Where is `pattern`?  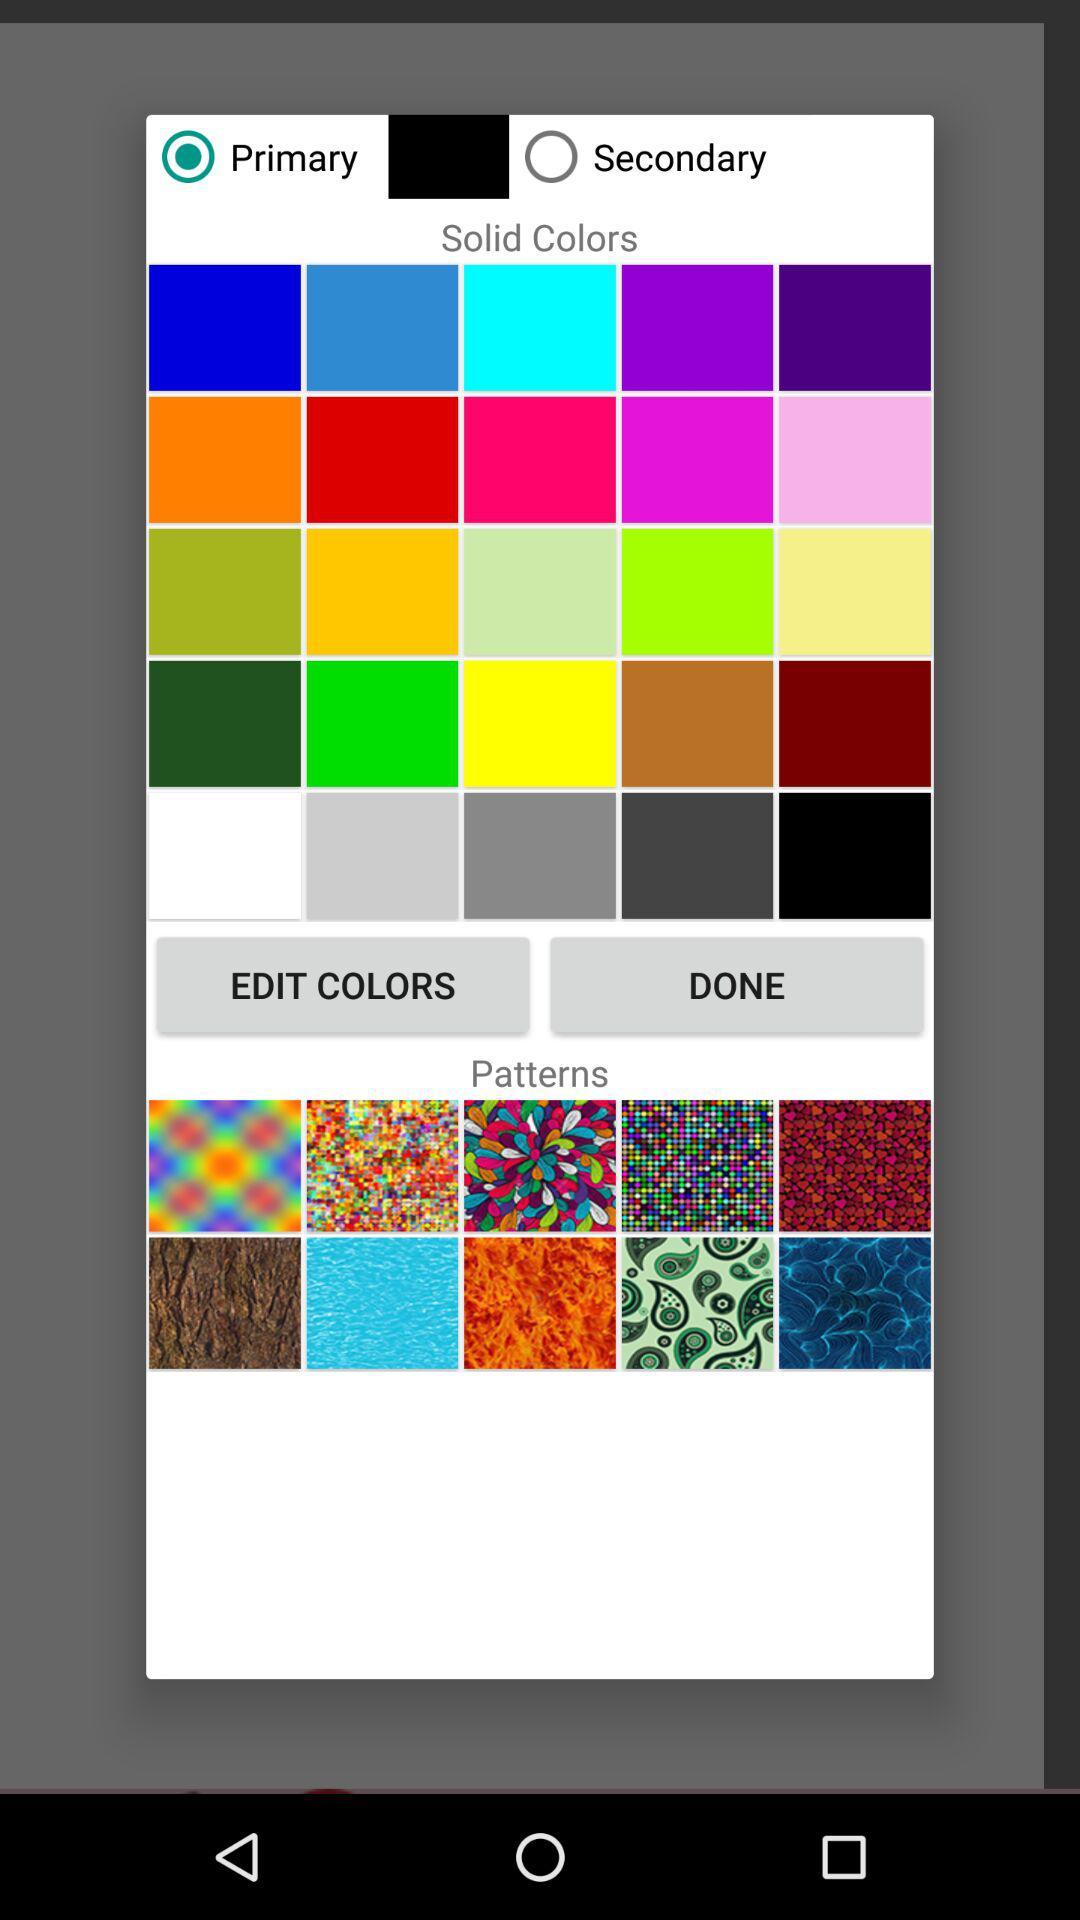 pattern is located at coordinates (382, 1303).